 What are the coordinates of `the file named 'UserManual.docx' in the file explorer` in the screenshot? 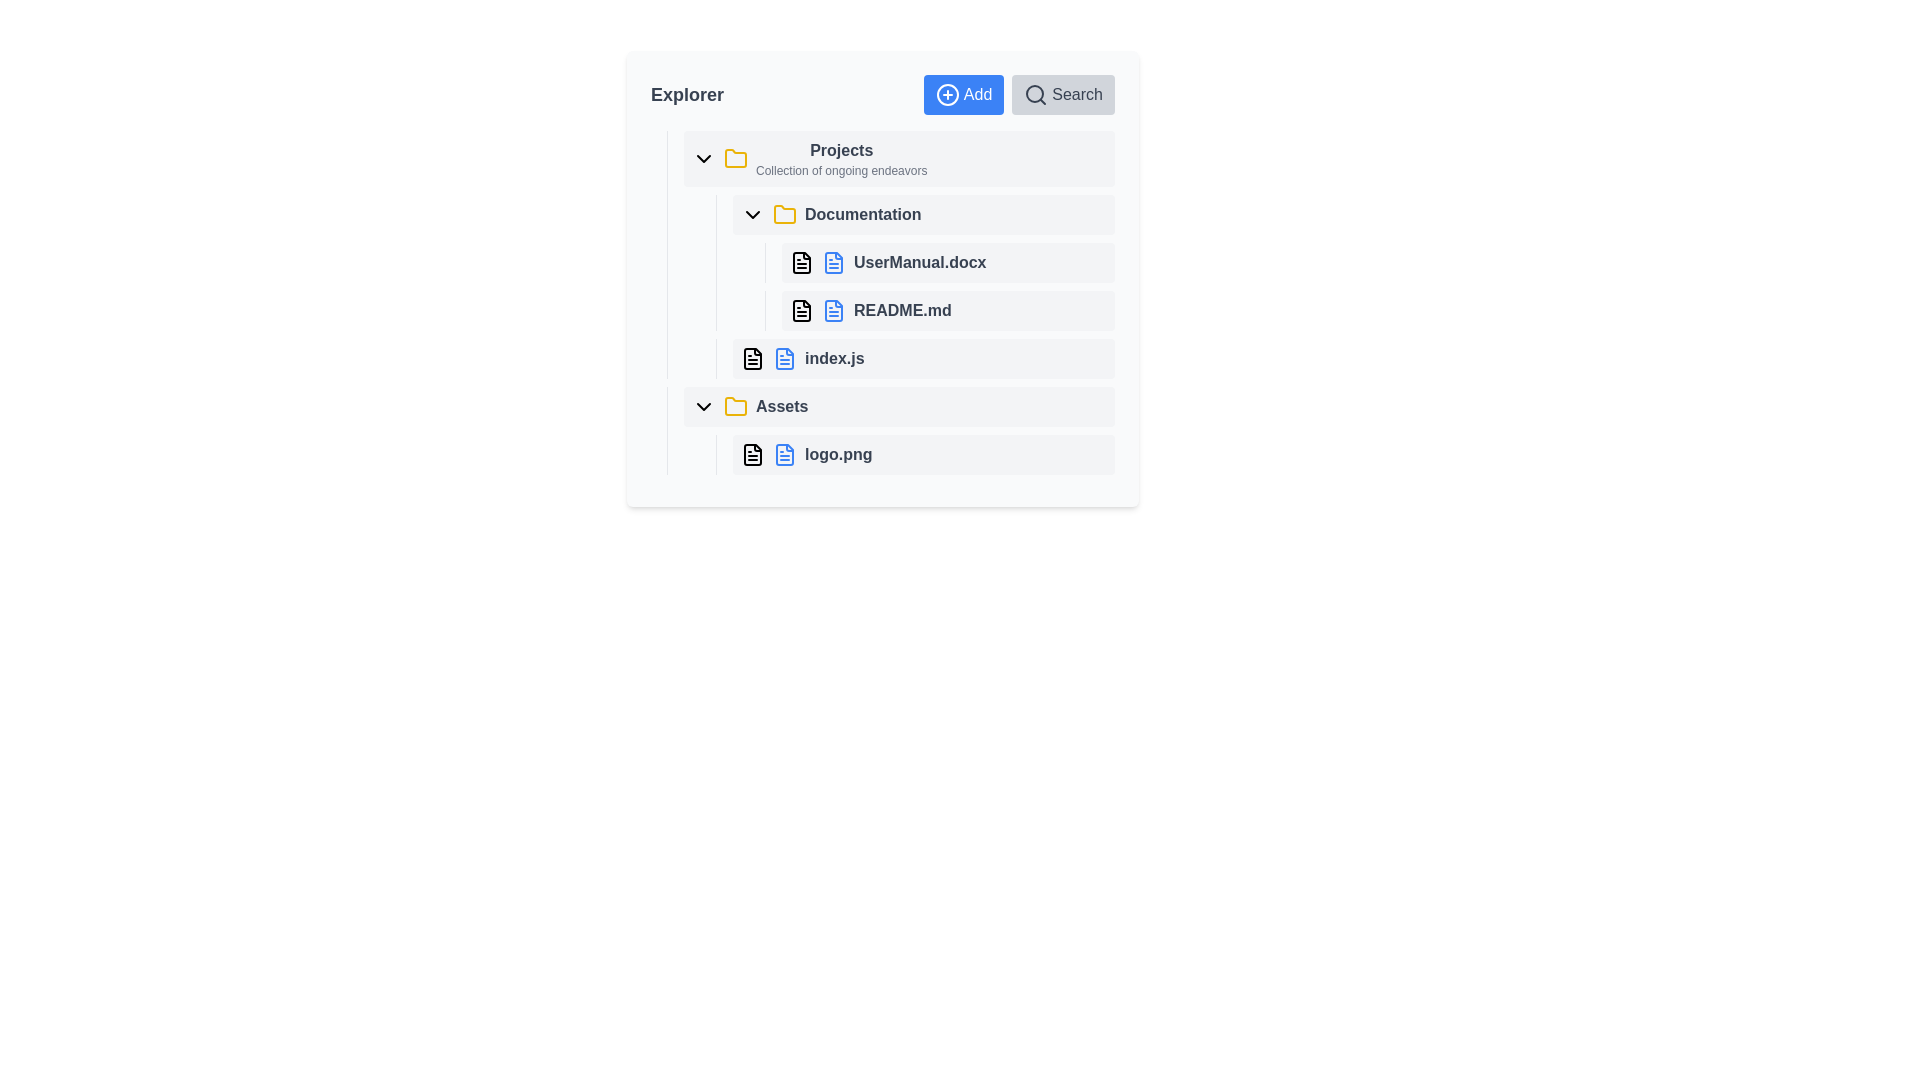 It's located at (914, 261).